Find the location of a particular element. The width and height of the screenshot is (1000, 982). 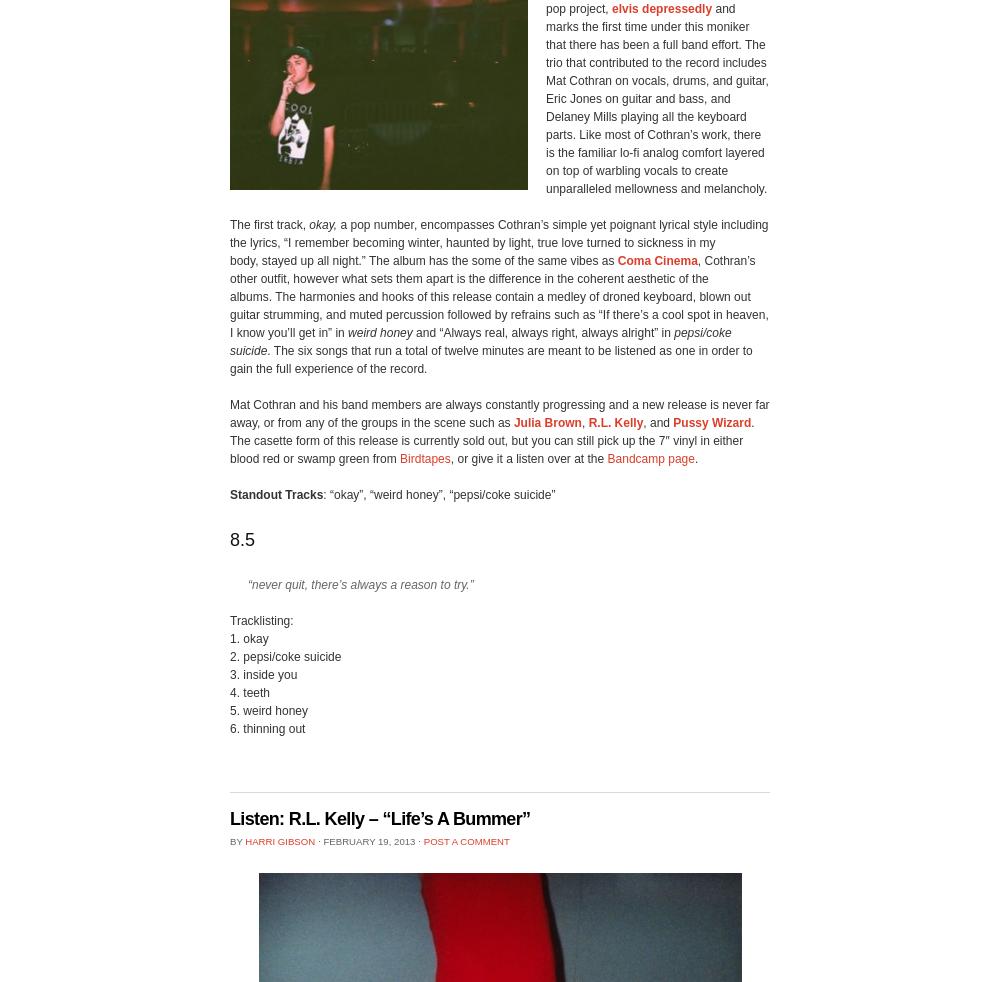

'2. pepsi/coke suicide' is located at coordinates (285, 655).